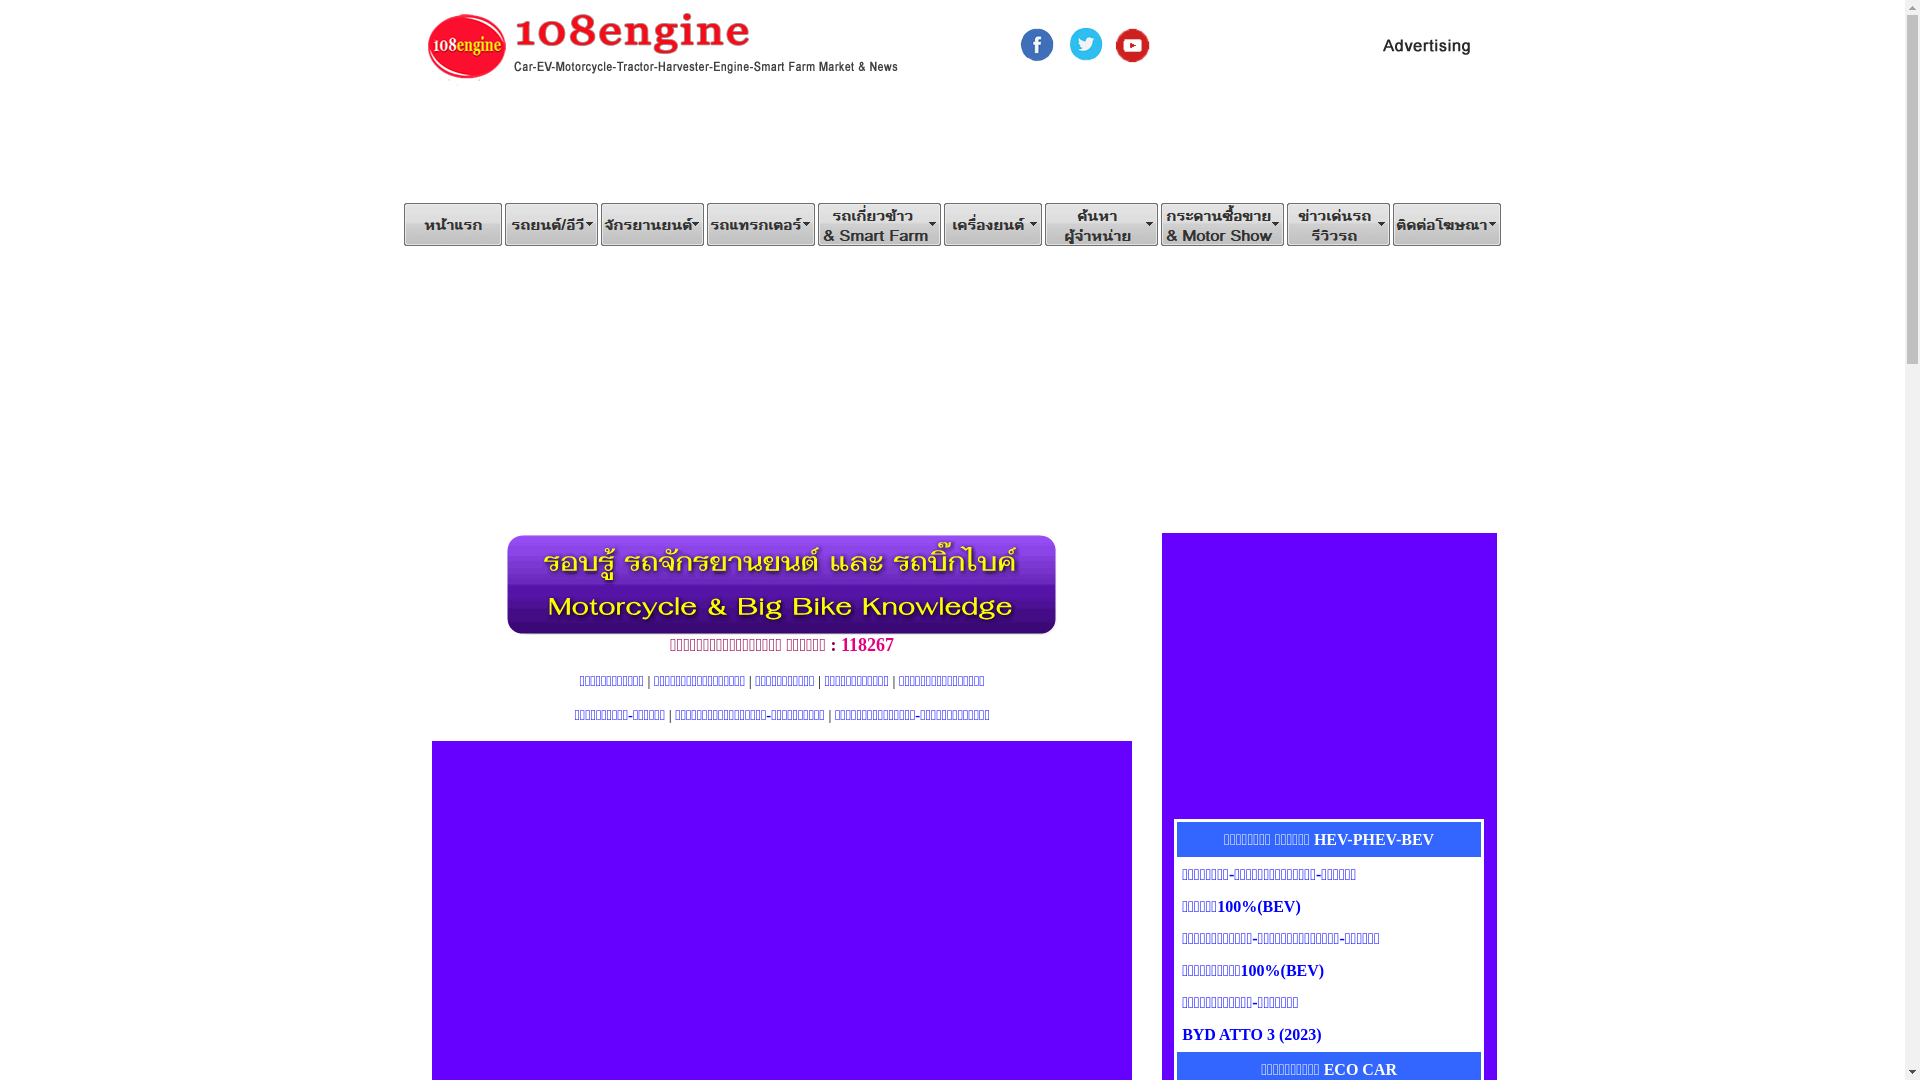 Image resolution: width=1920 pixels, height=1080 pixels. I want to click on 'Twitter108engine', so click(1084, 43).